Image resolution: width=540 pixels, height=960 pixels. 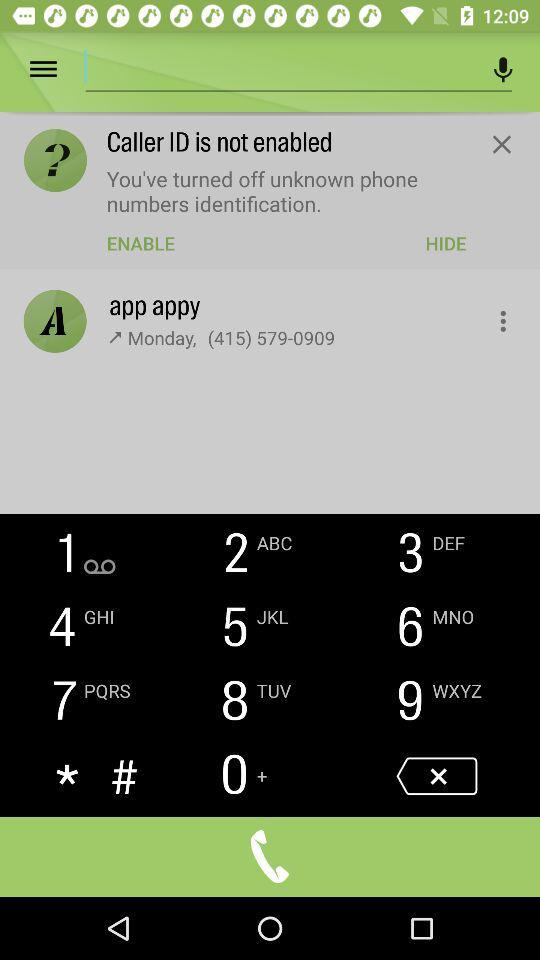 I want to click on the page, so click(x=500, y=143).